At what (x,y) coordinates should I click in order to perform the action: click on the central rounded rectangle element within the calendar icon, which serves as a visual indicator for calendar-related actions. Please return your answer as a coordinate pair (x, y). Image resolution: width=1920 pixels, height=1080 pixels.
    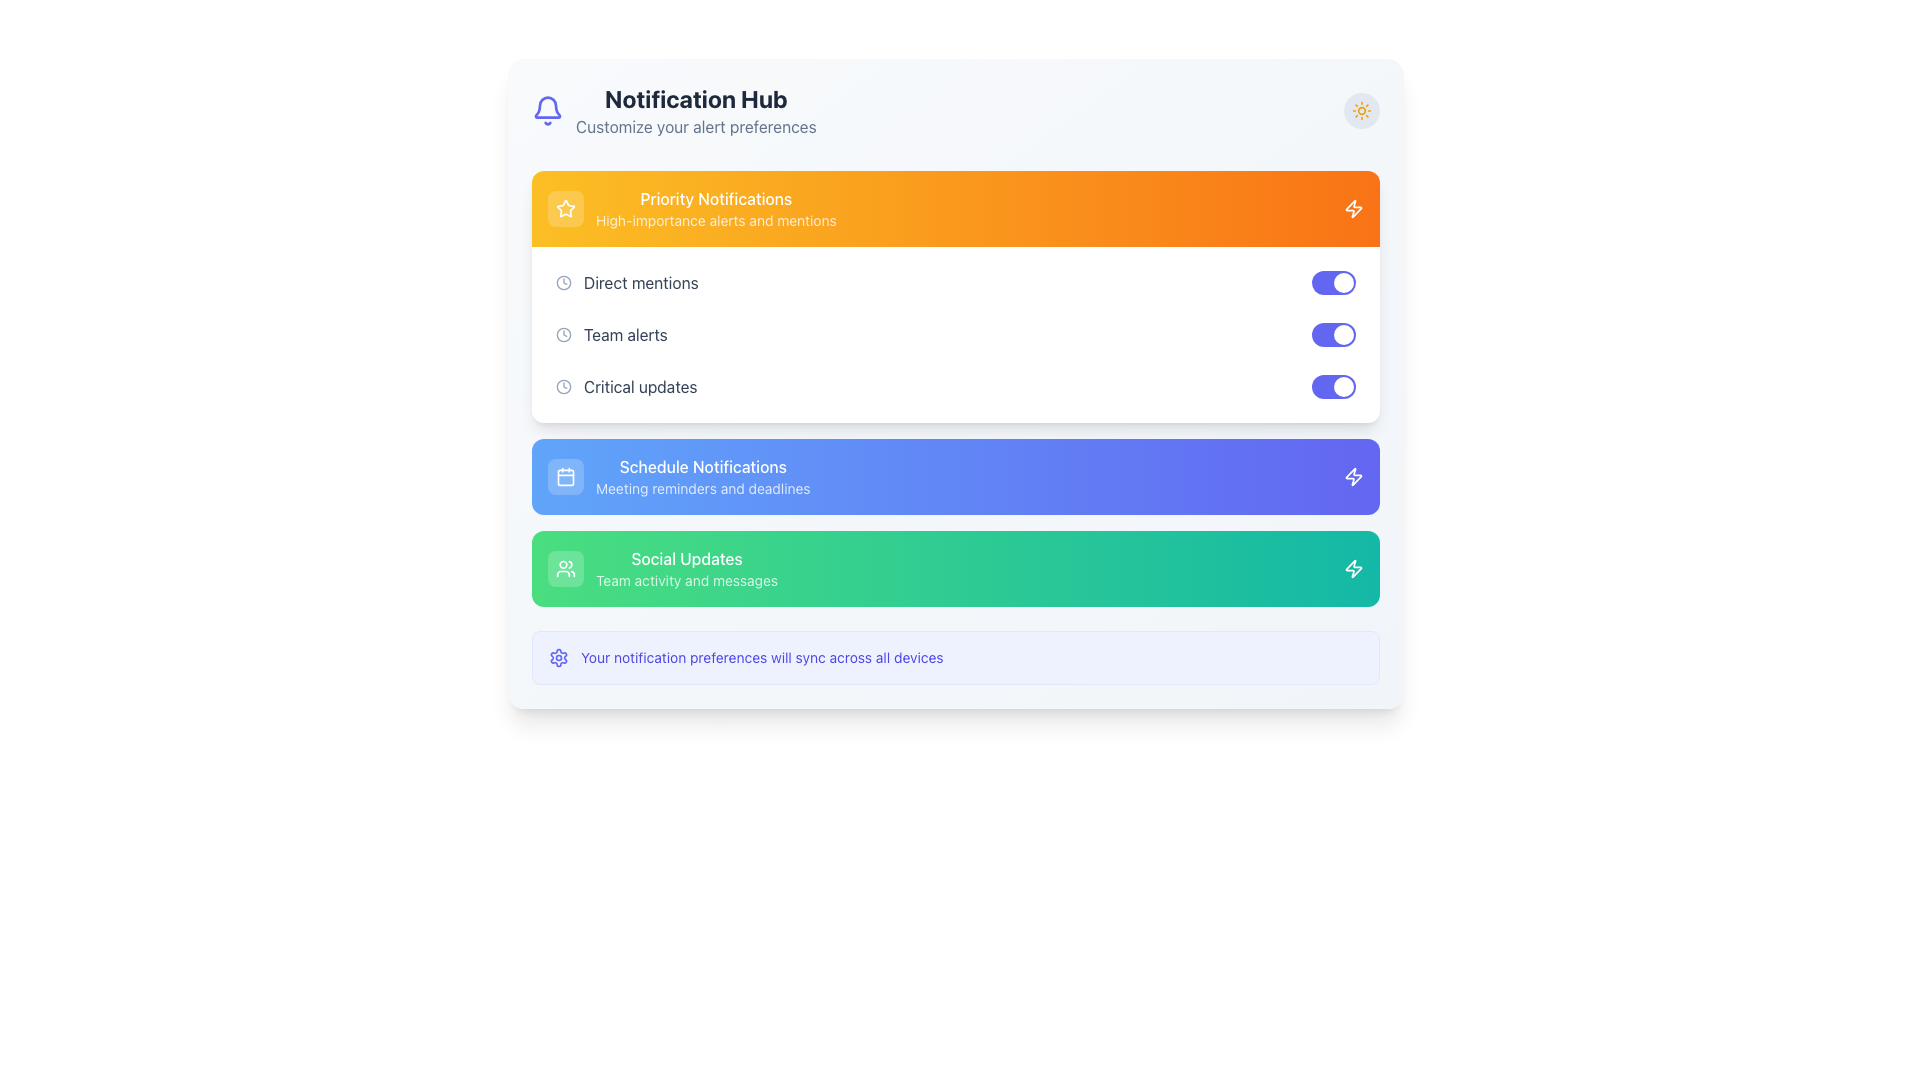
    Looking at the image, I should click on (565, 477).